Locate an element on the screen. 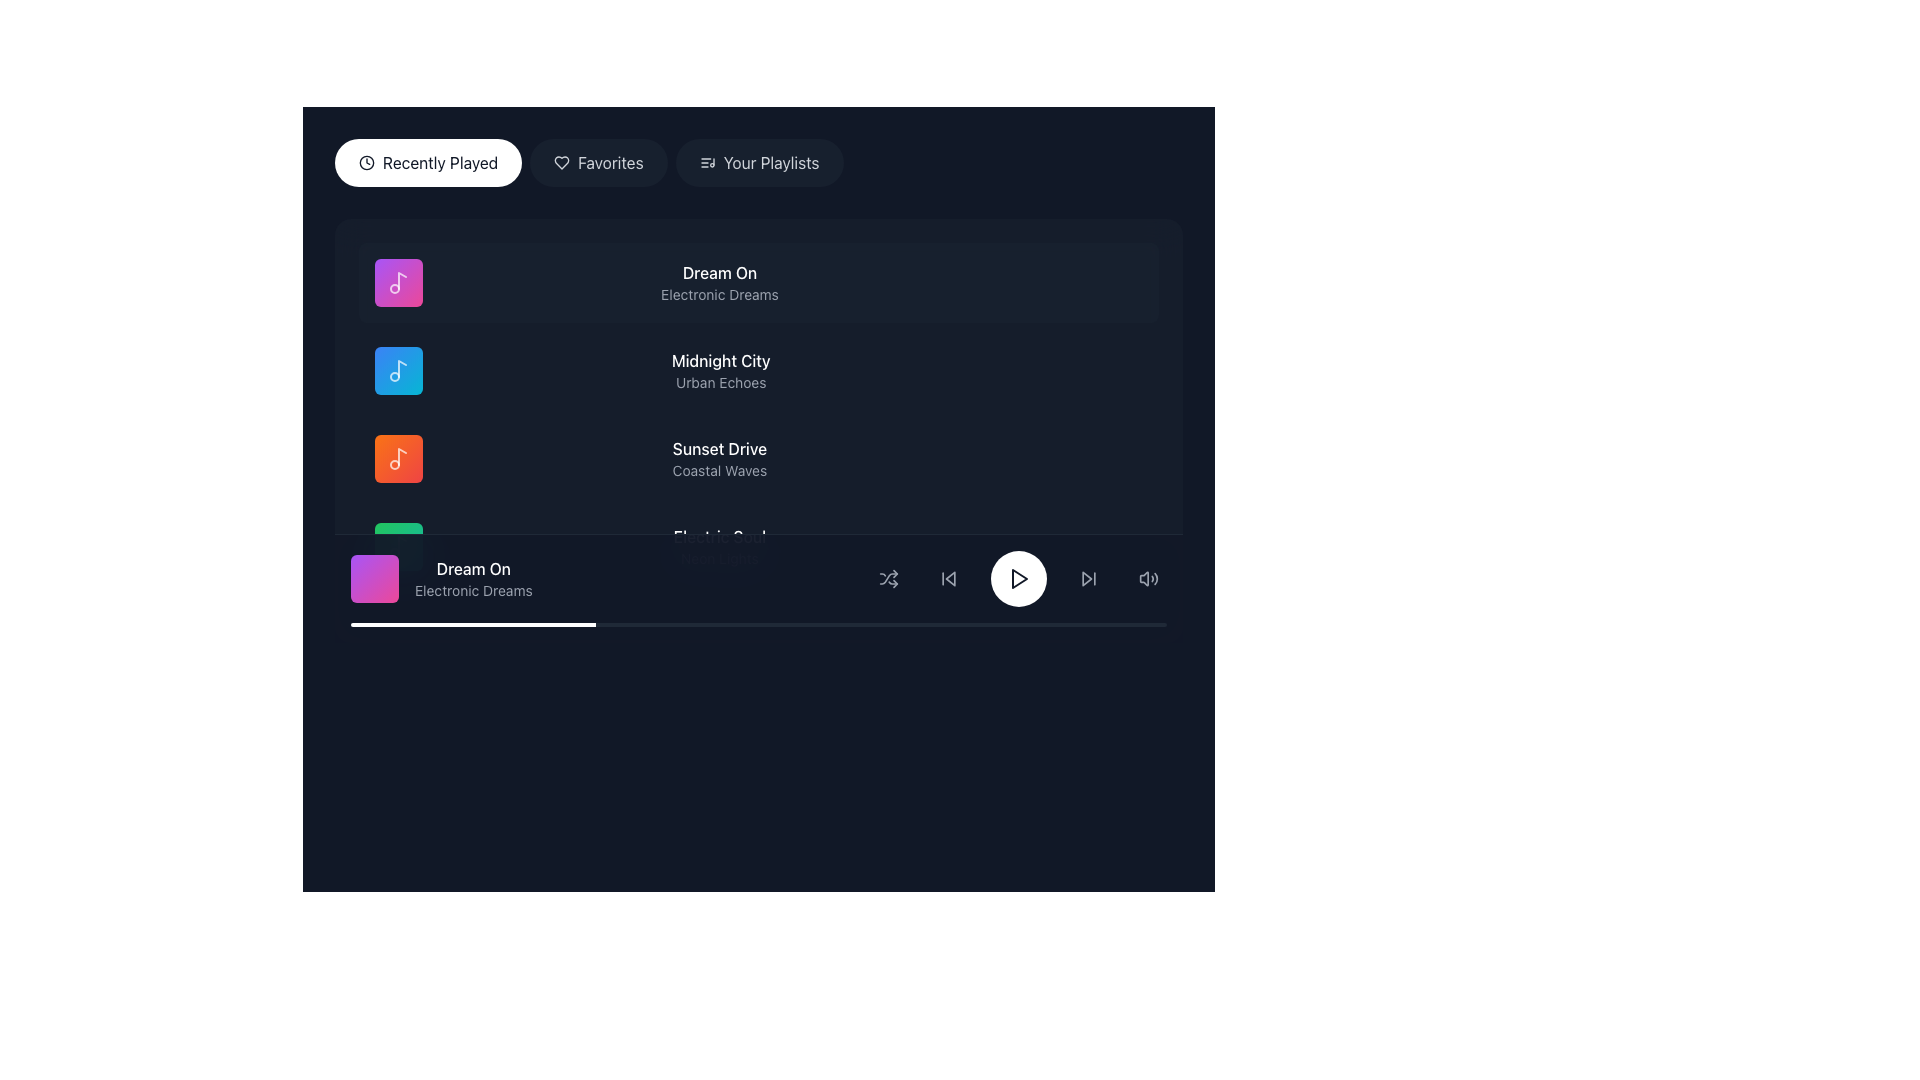 Image resolution: width=1920 pixels, height=1080 pixels. the circular button with three small horizontally aligned gray dots located on the far right side of the 'Midnight City' entry by 'Urban Echoes' is located at coordinates (1127, 370).